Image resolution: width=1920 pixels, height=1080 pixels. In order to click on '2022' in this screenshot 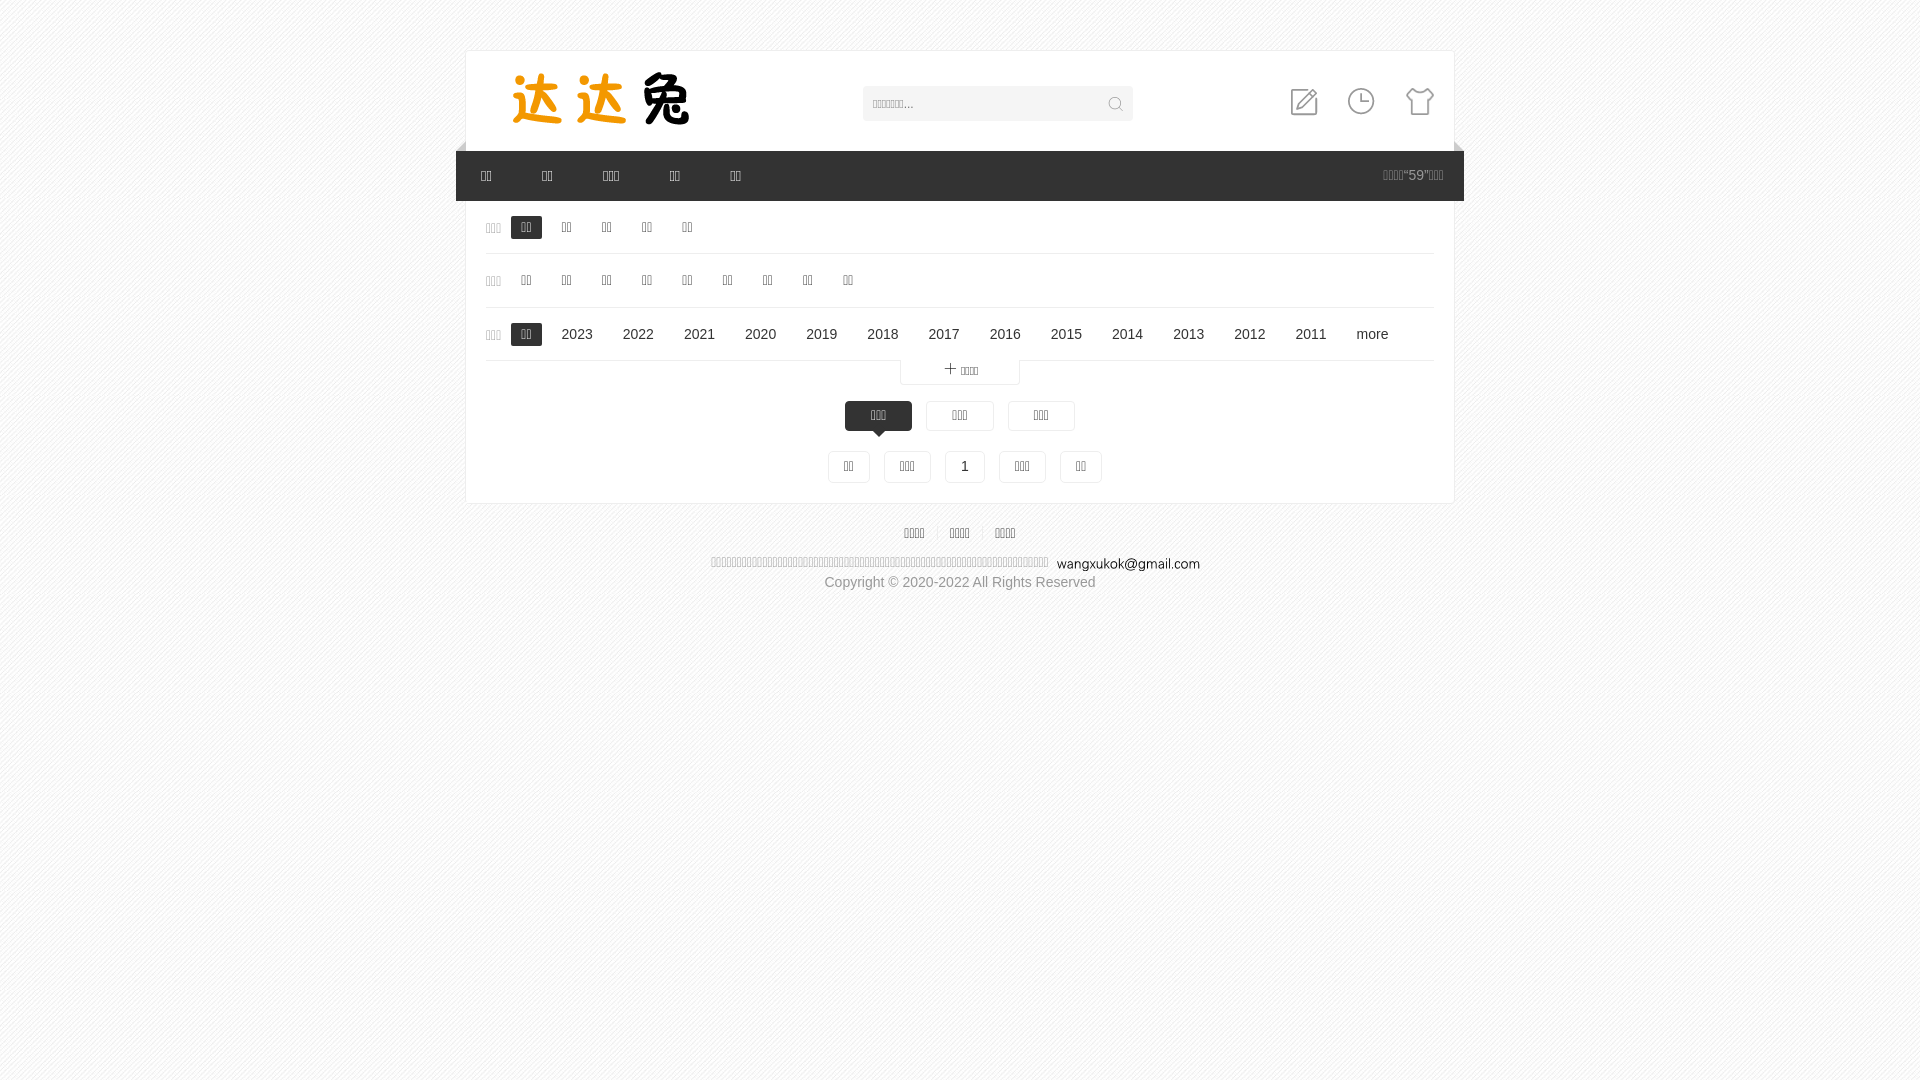, I will do `click(637, 334)`.